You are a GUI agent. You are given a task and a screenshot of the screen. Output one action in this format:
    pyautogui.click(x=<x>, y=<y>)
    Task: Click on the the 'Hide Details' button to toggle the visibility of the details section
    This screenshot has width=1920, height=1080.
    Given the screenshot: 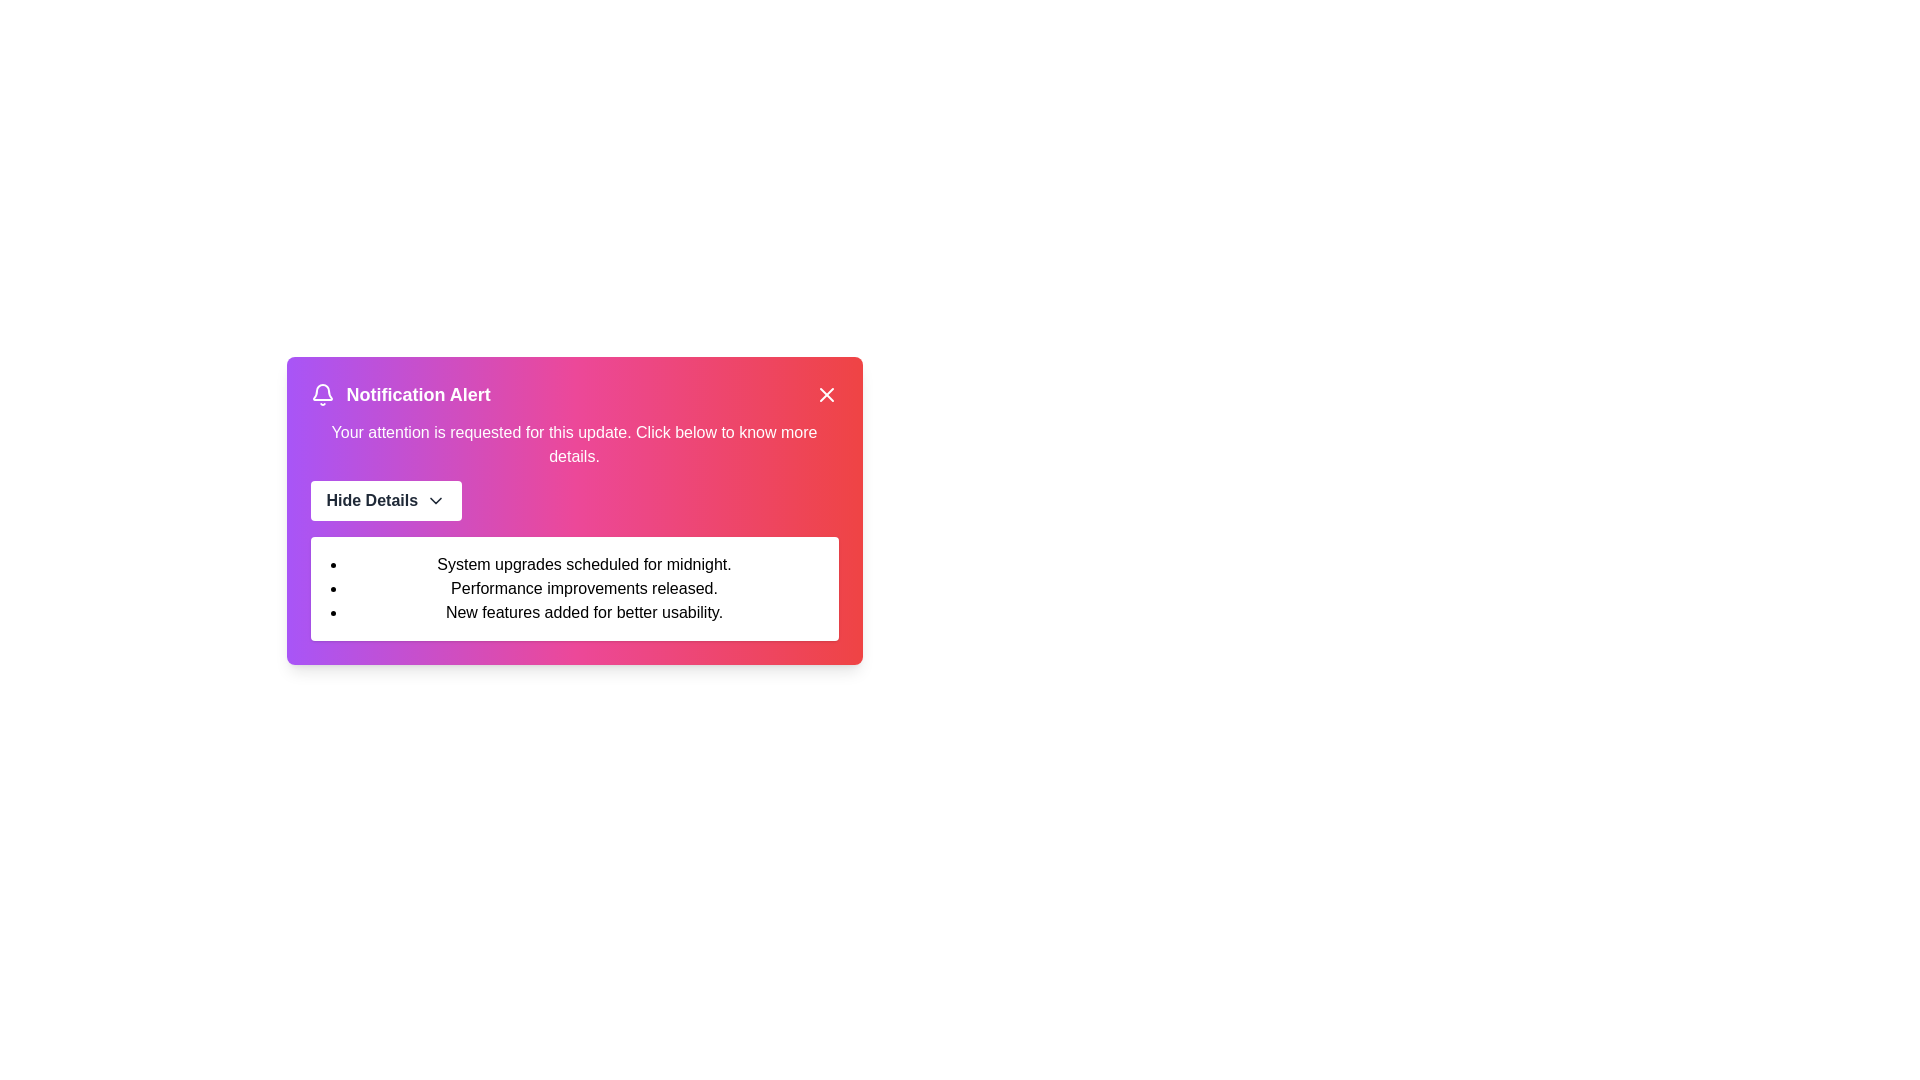 What is the action you would take?
    pyautogui.click(x=386, y=500)
    